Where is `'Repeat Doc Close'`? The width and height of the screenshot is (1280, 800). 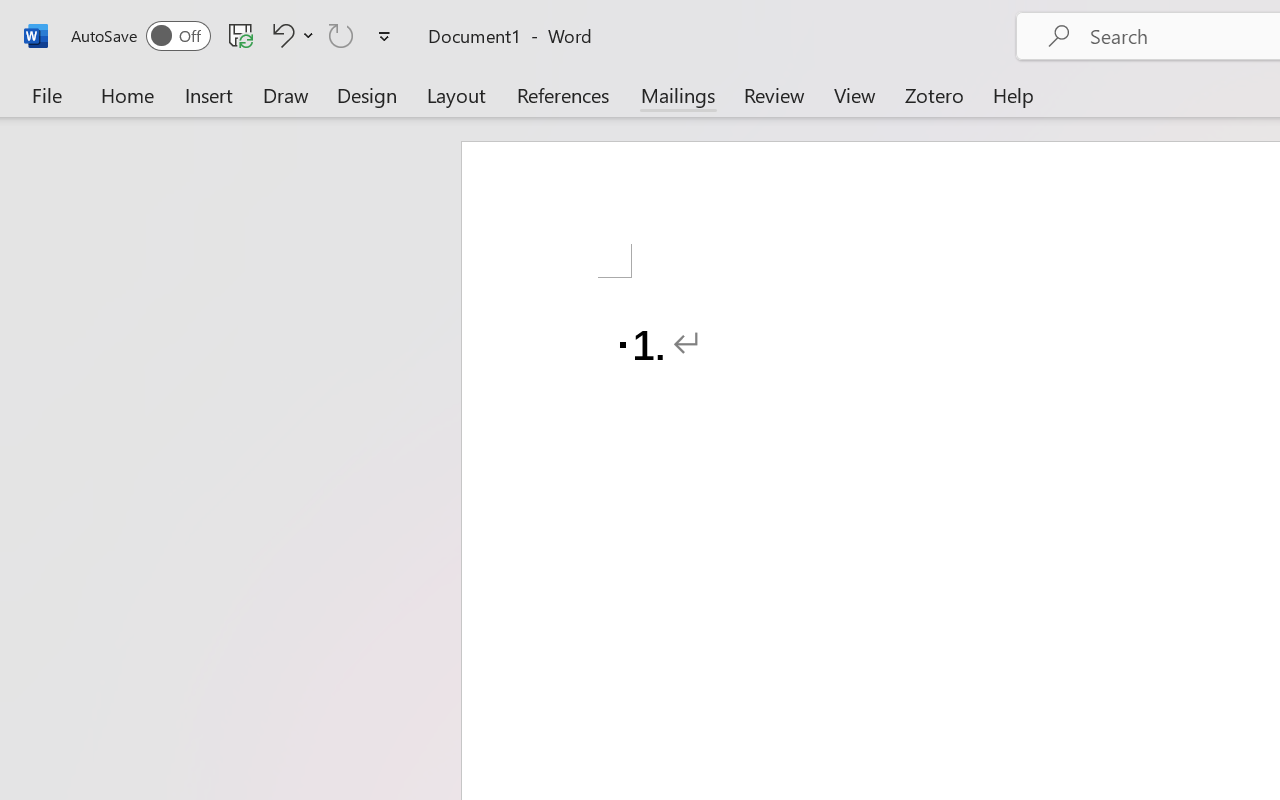 'Repeat Doc Close' is located at coordinates (341, 34).